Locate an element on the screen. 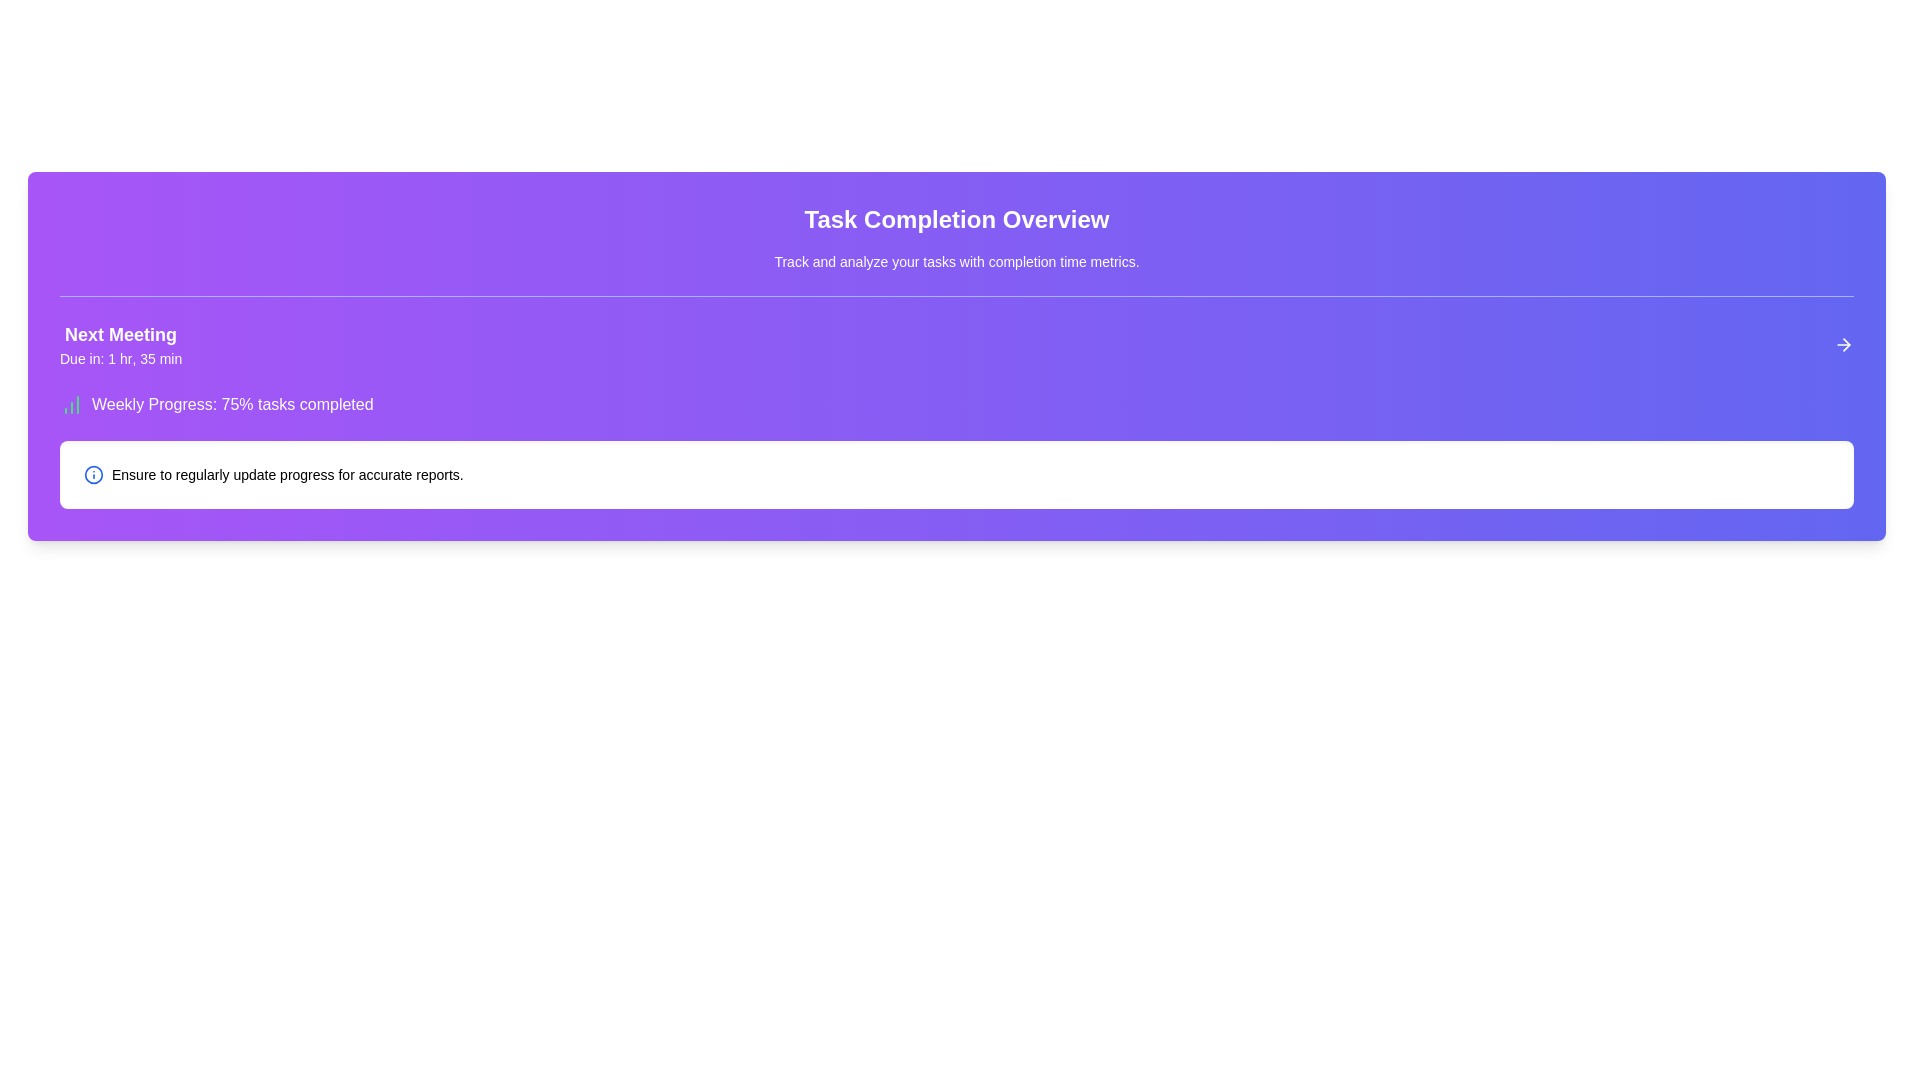  text label denoting the time unit 'minutes' located to the right of the numeric value '35' in the countdown display under the 'Next Meeting' heading is located at coordinates (170, 357).